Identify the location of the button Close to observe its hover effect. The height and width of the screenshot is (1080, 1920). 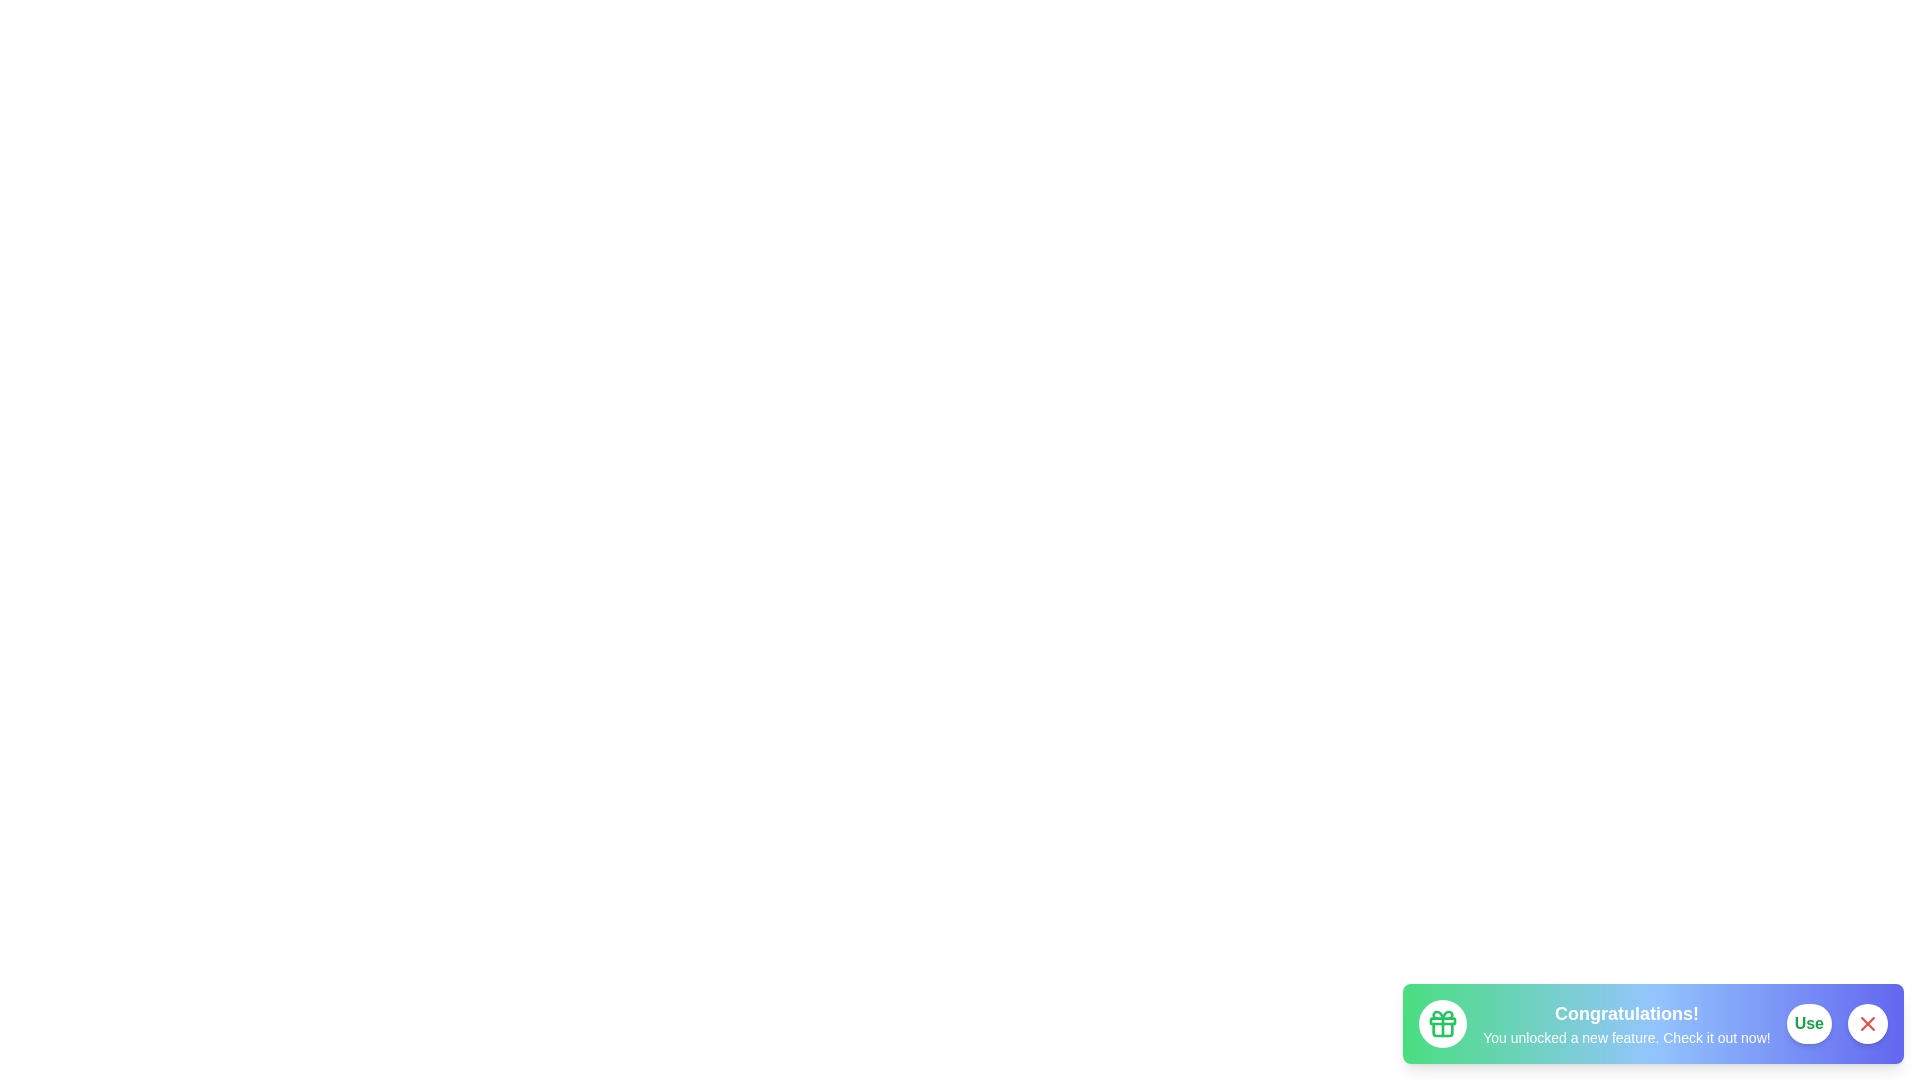
(1866, 1023).